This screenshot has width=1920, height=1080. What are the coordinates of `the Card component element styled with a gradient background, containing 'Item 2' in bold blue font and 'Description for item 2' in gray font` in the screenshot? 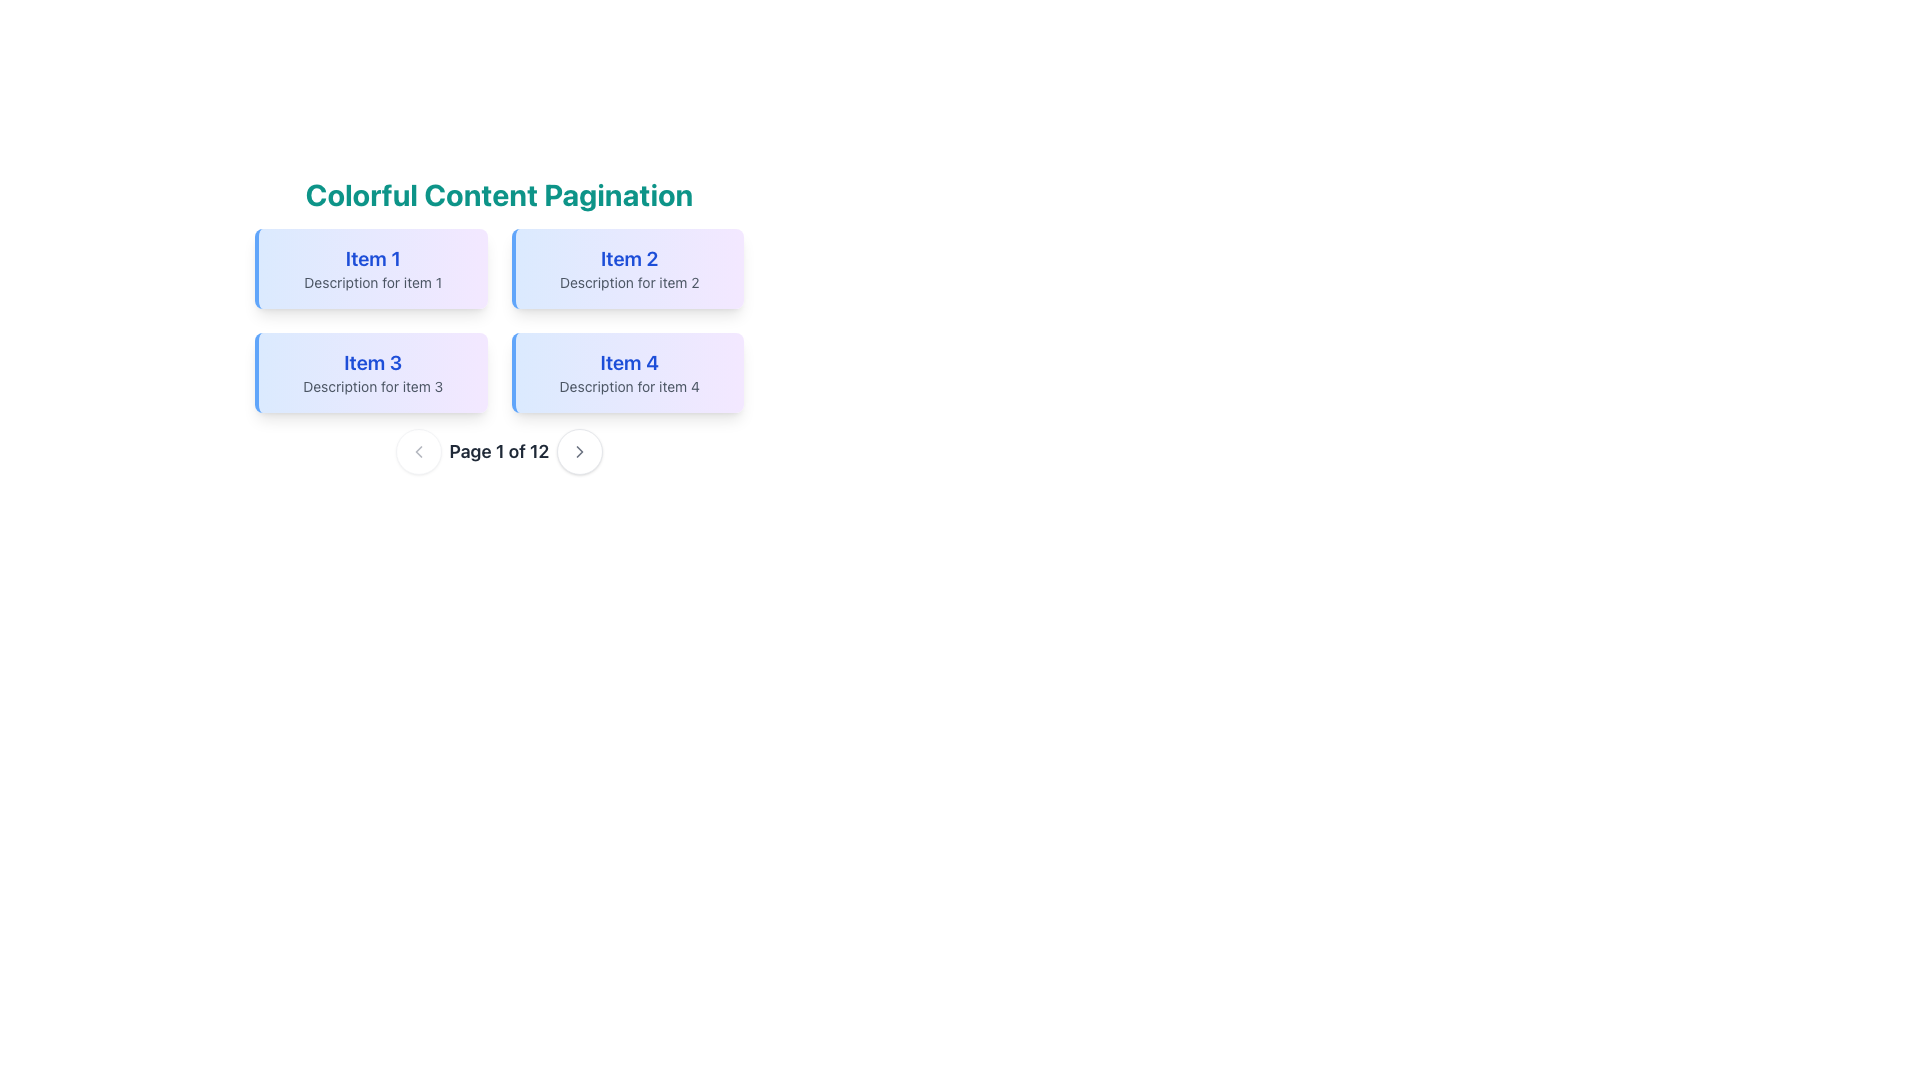 It's located at (626, 268).